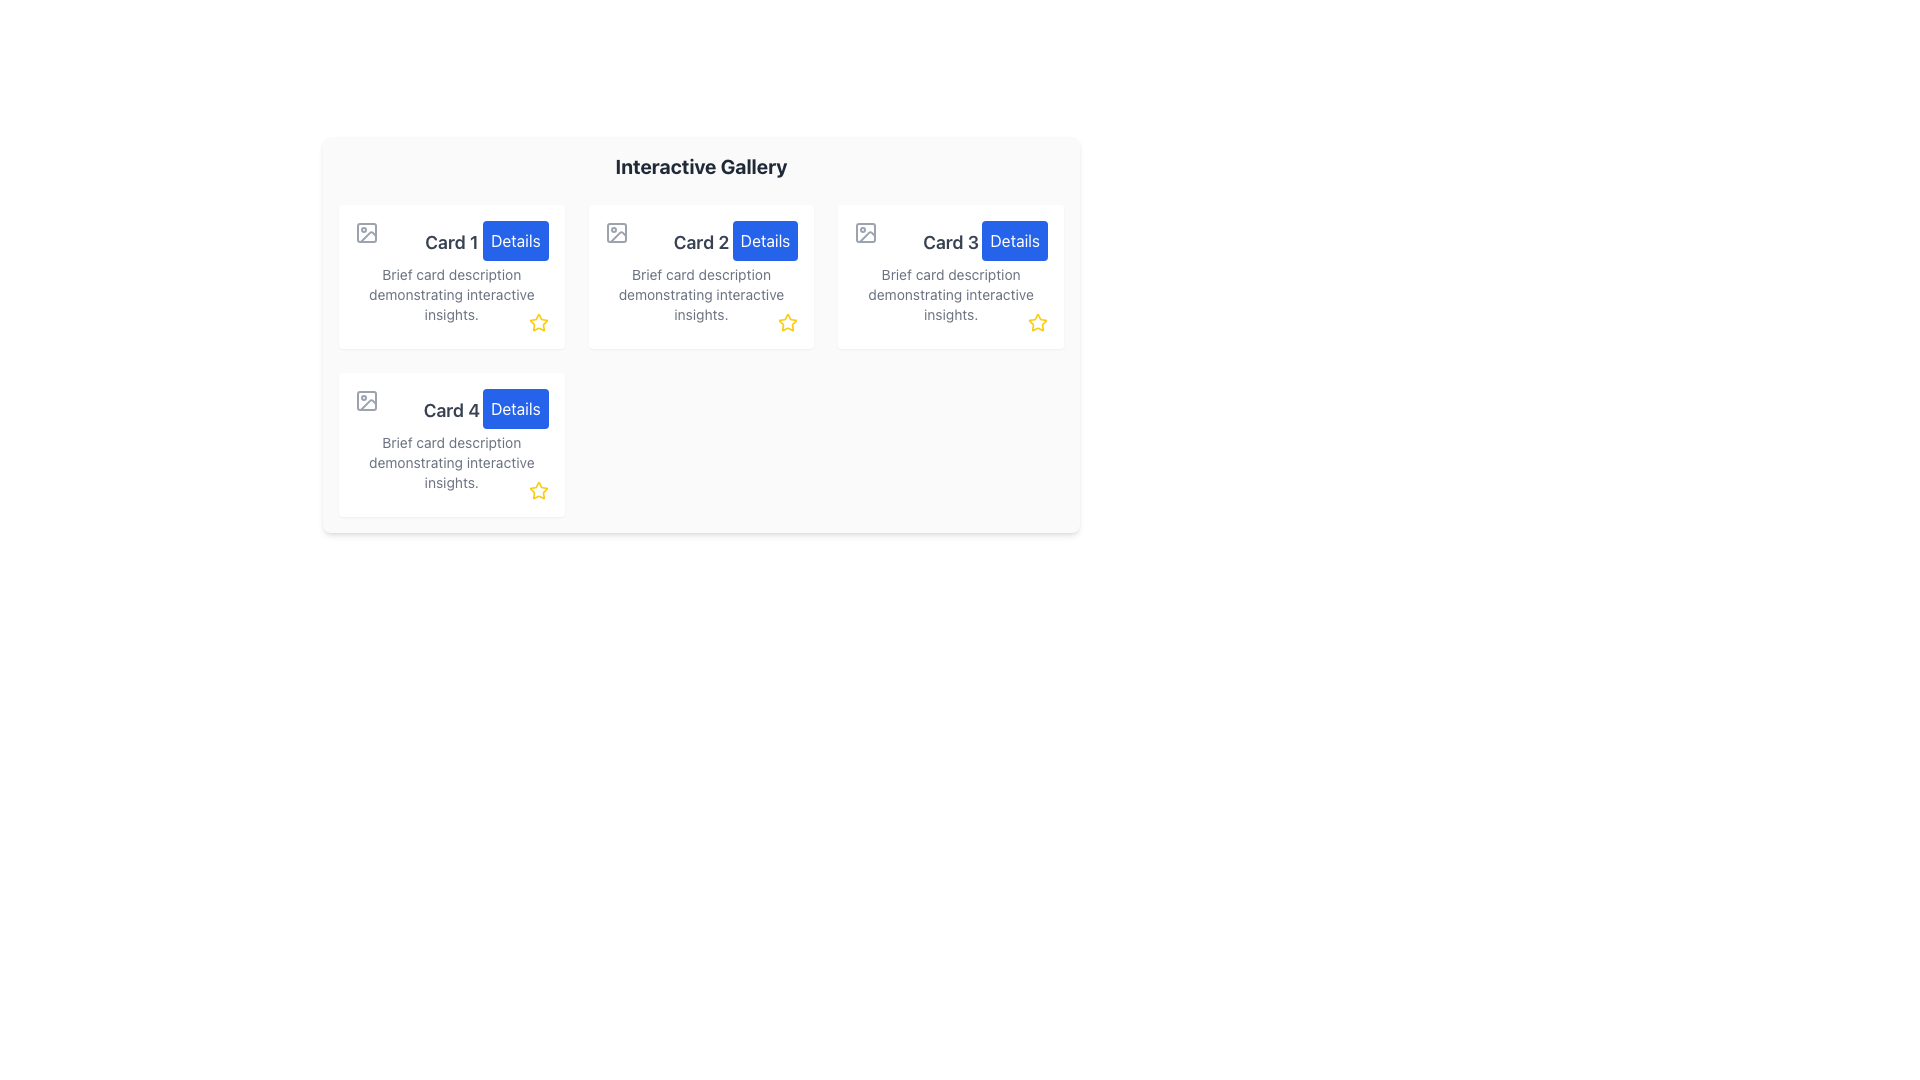  Describe the element at coordinates (615, 231) in the screenshot. I see `the SVG rectangle element located at the top-left corner of 'Card 2', which is styled with rounded corners and measures 18x18 pixels` at that location.